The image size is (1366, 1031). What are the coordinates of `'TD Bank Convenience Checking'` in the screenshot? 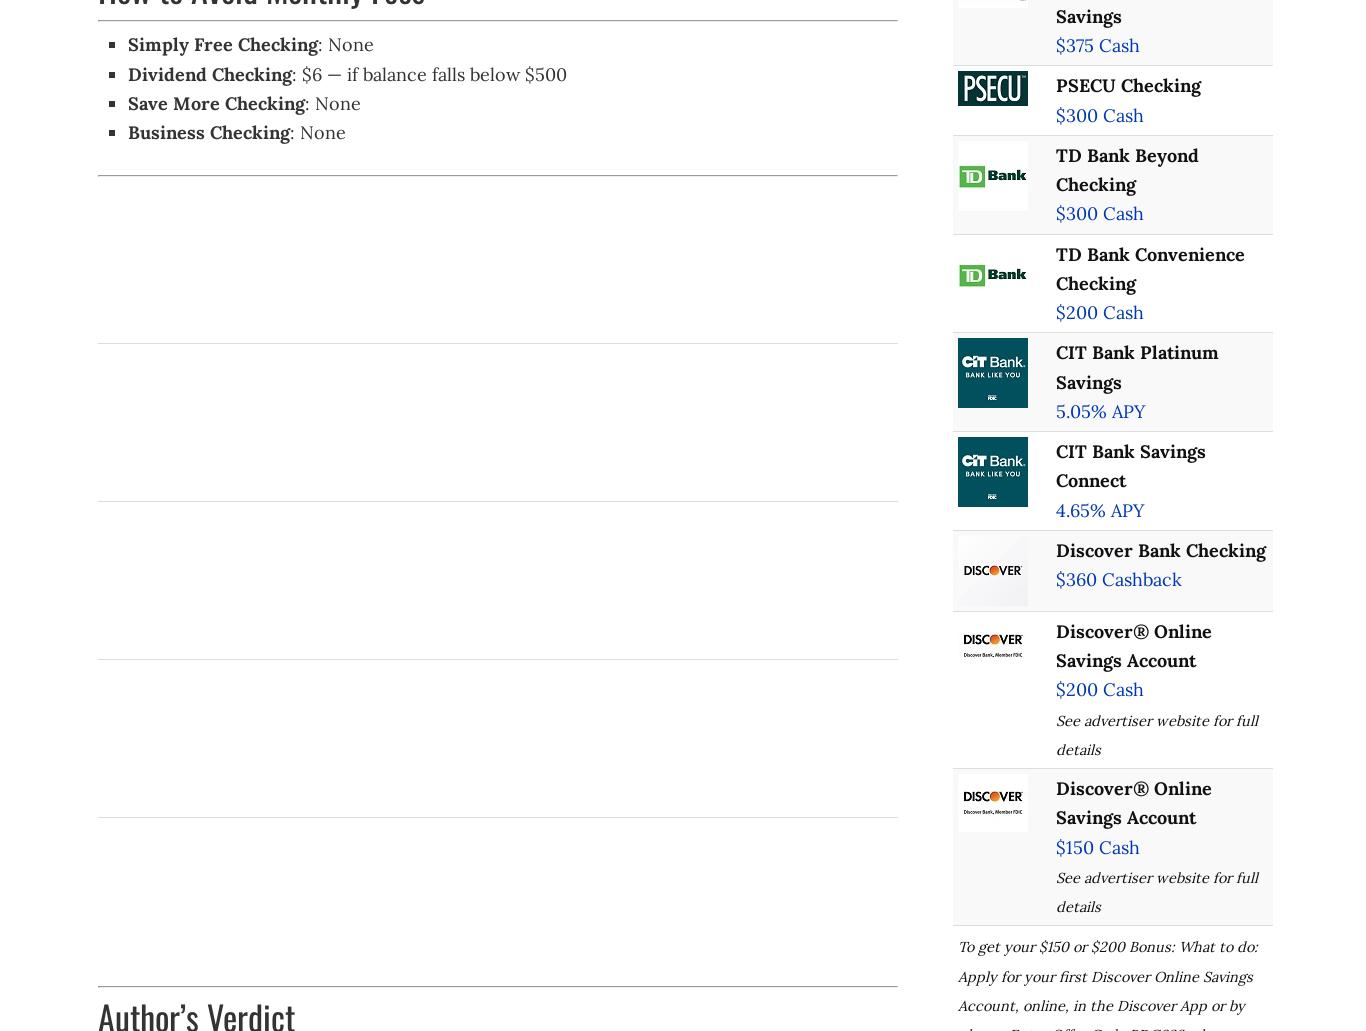 It's located at (1149, 267).